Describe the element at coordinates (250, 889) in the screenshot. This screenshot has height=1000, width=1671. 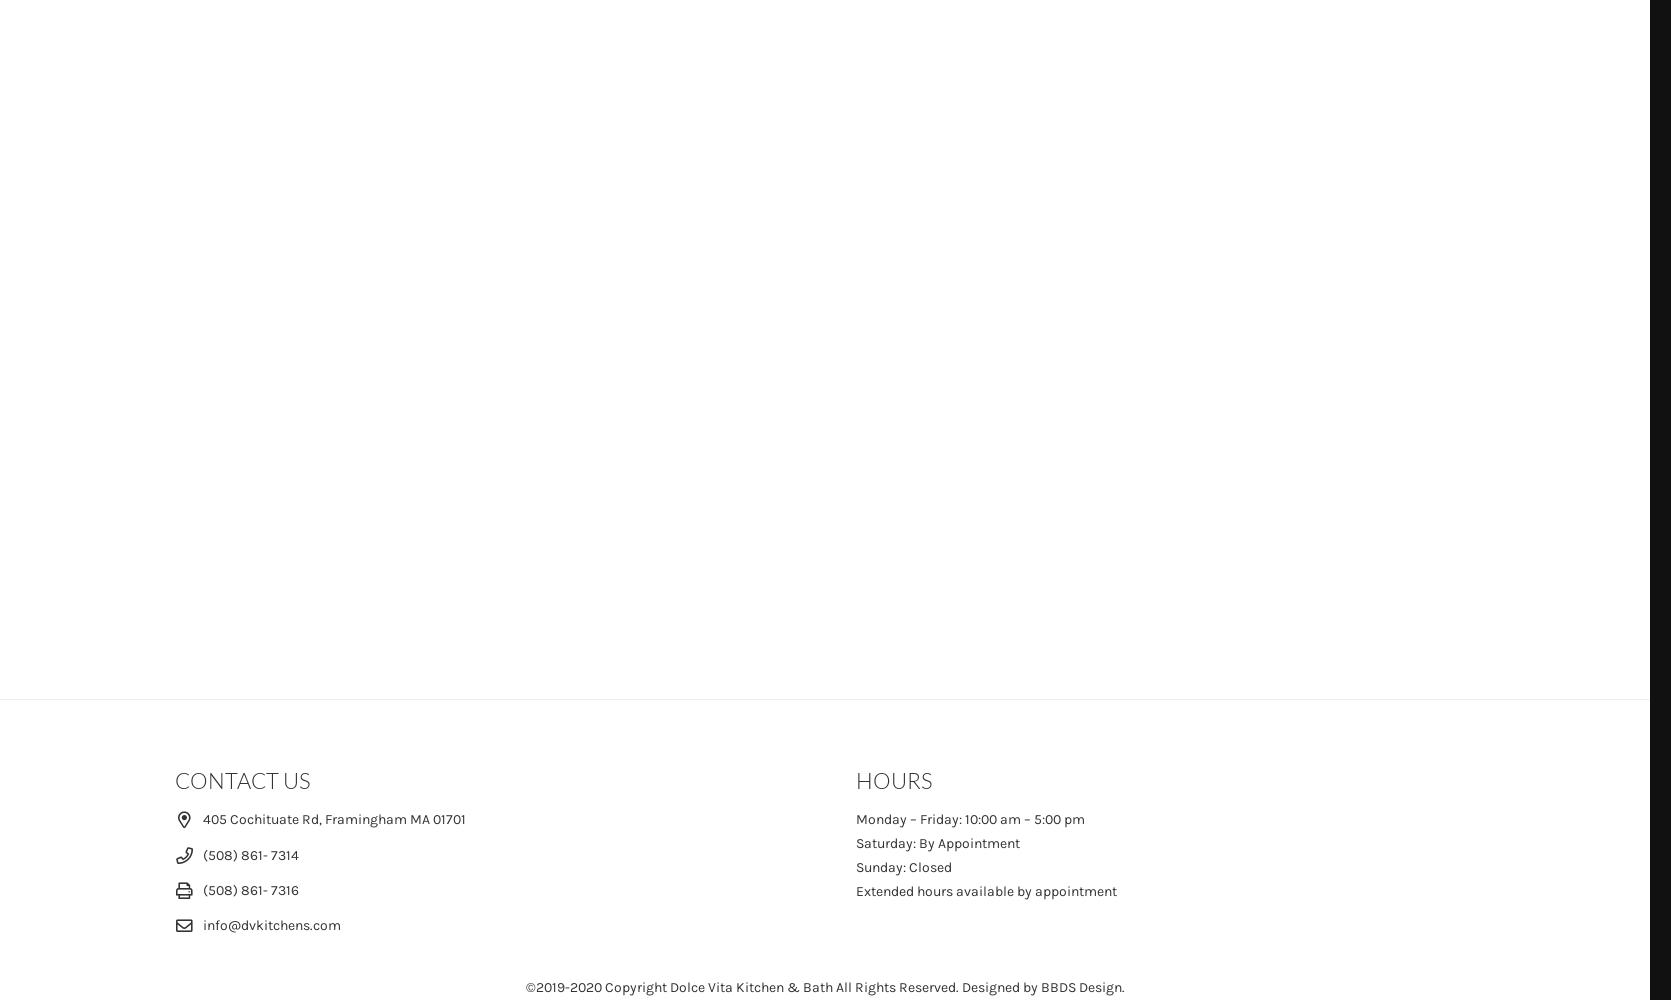
I see `'(508) 861- 7316'` at that location.